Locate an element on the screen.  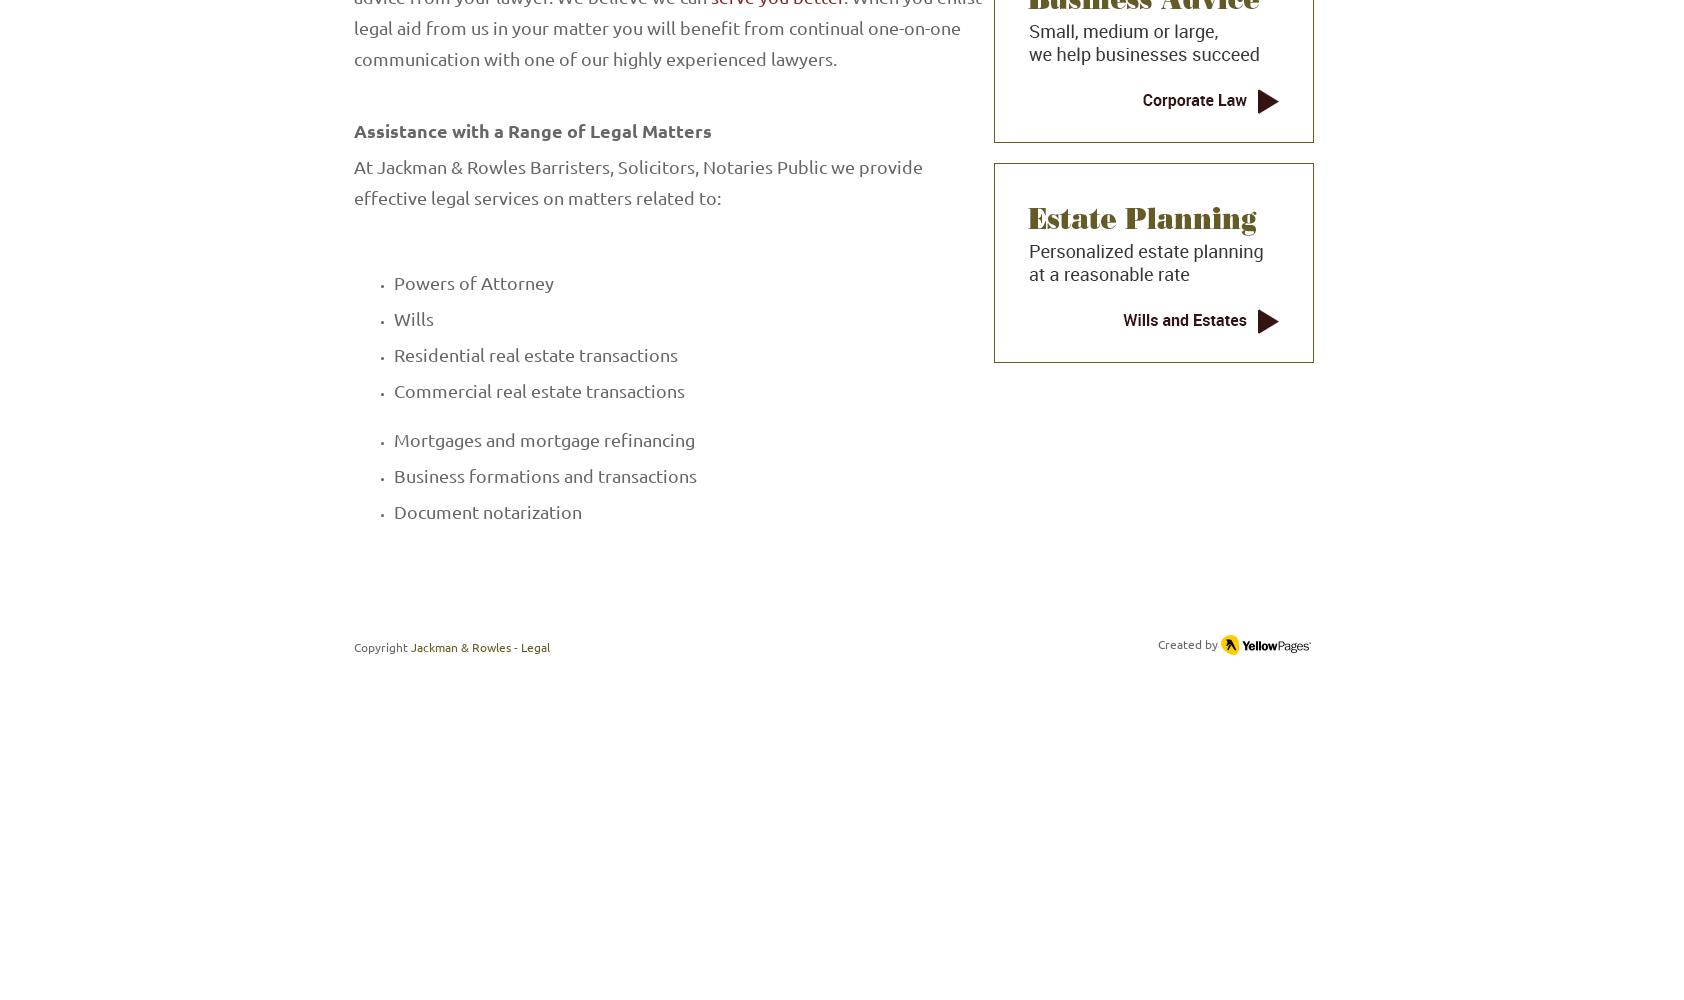
'-' is located at coordinates (513, 647).